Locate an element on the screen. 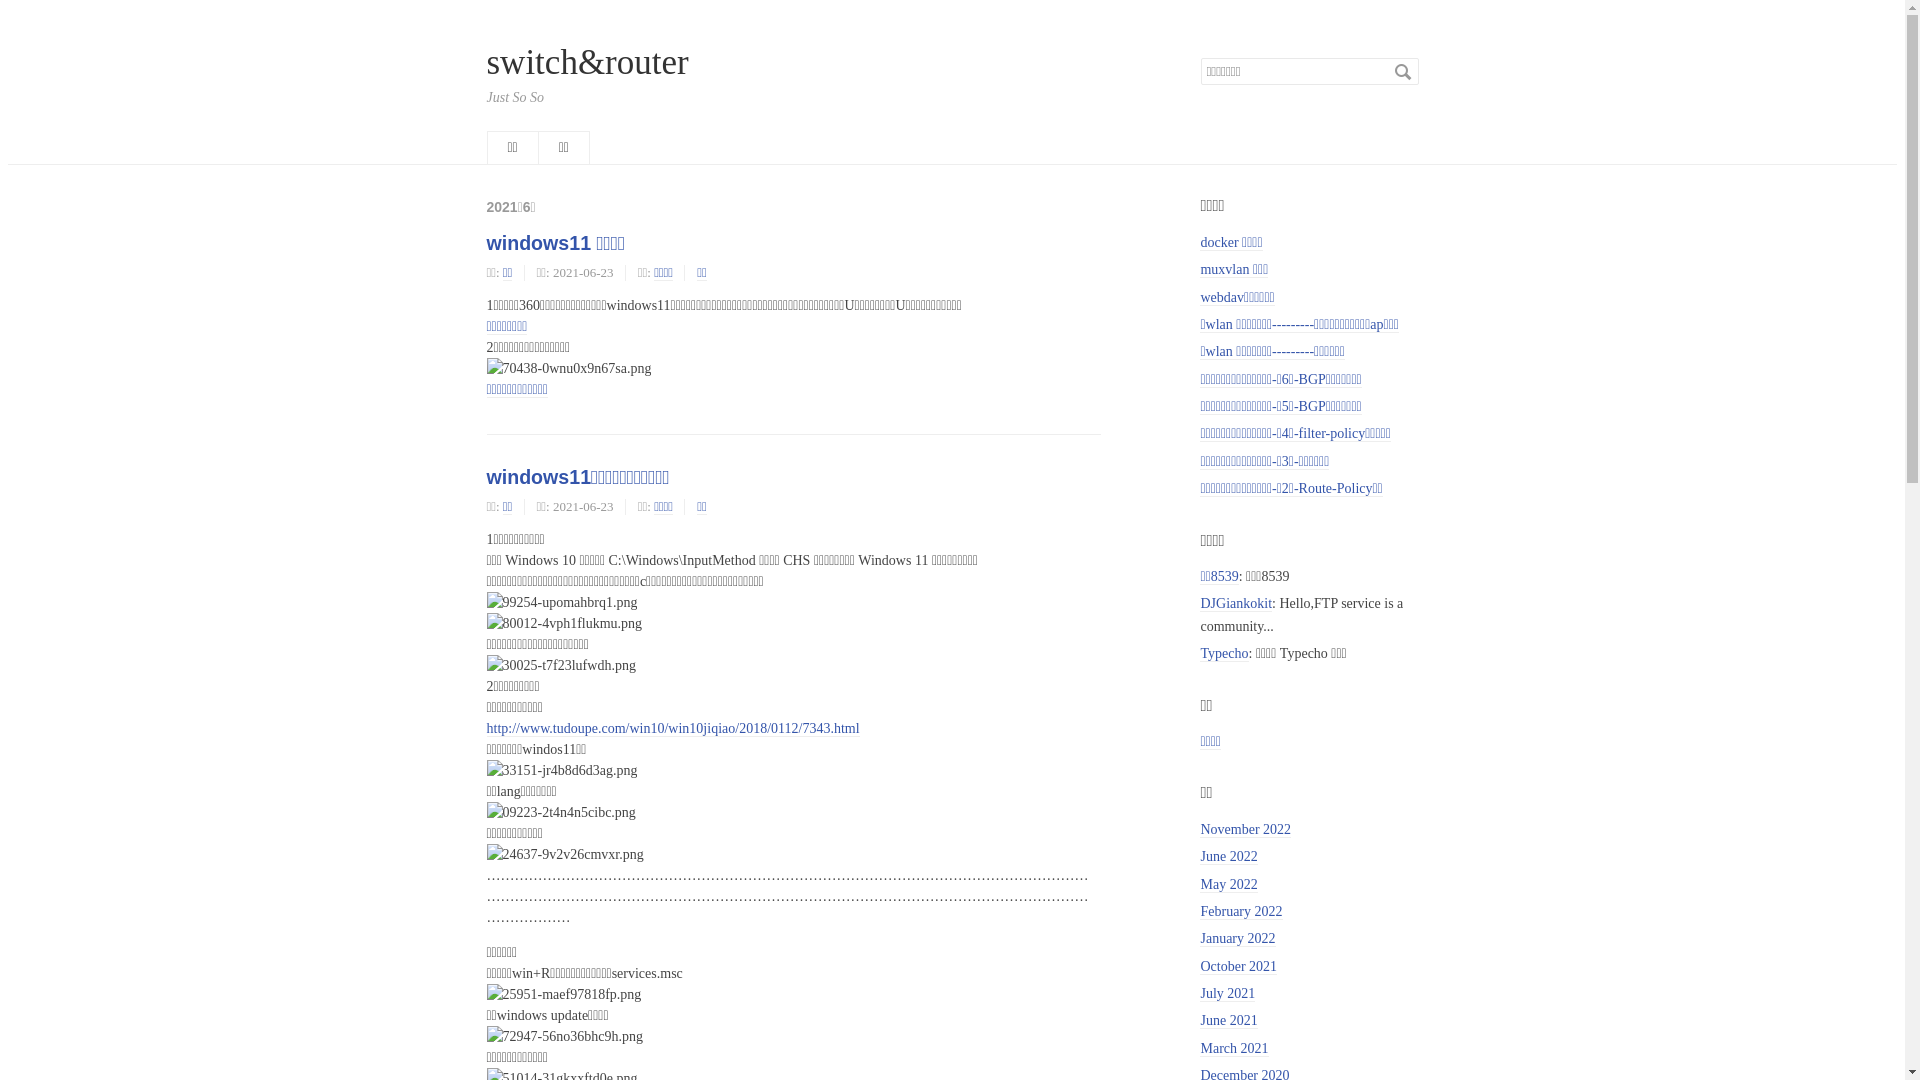  '99254-upomahbrq1.png' is located at coordinates (560, 601).